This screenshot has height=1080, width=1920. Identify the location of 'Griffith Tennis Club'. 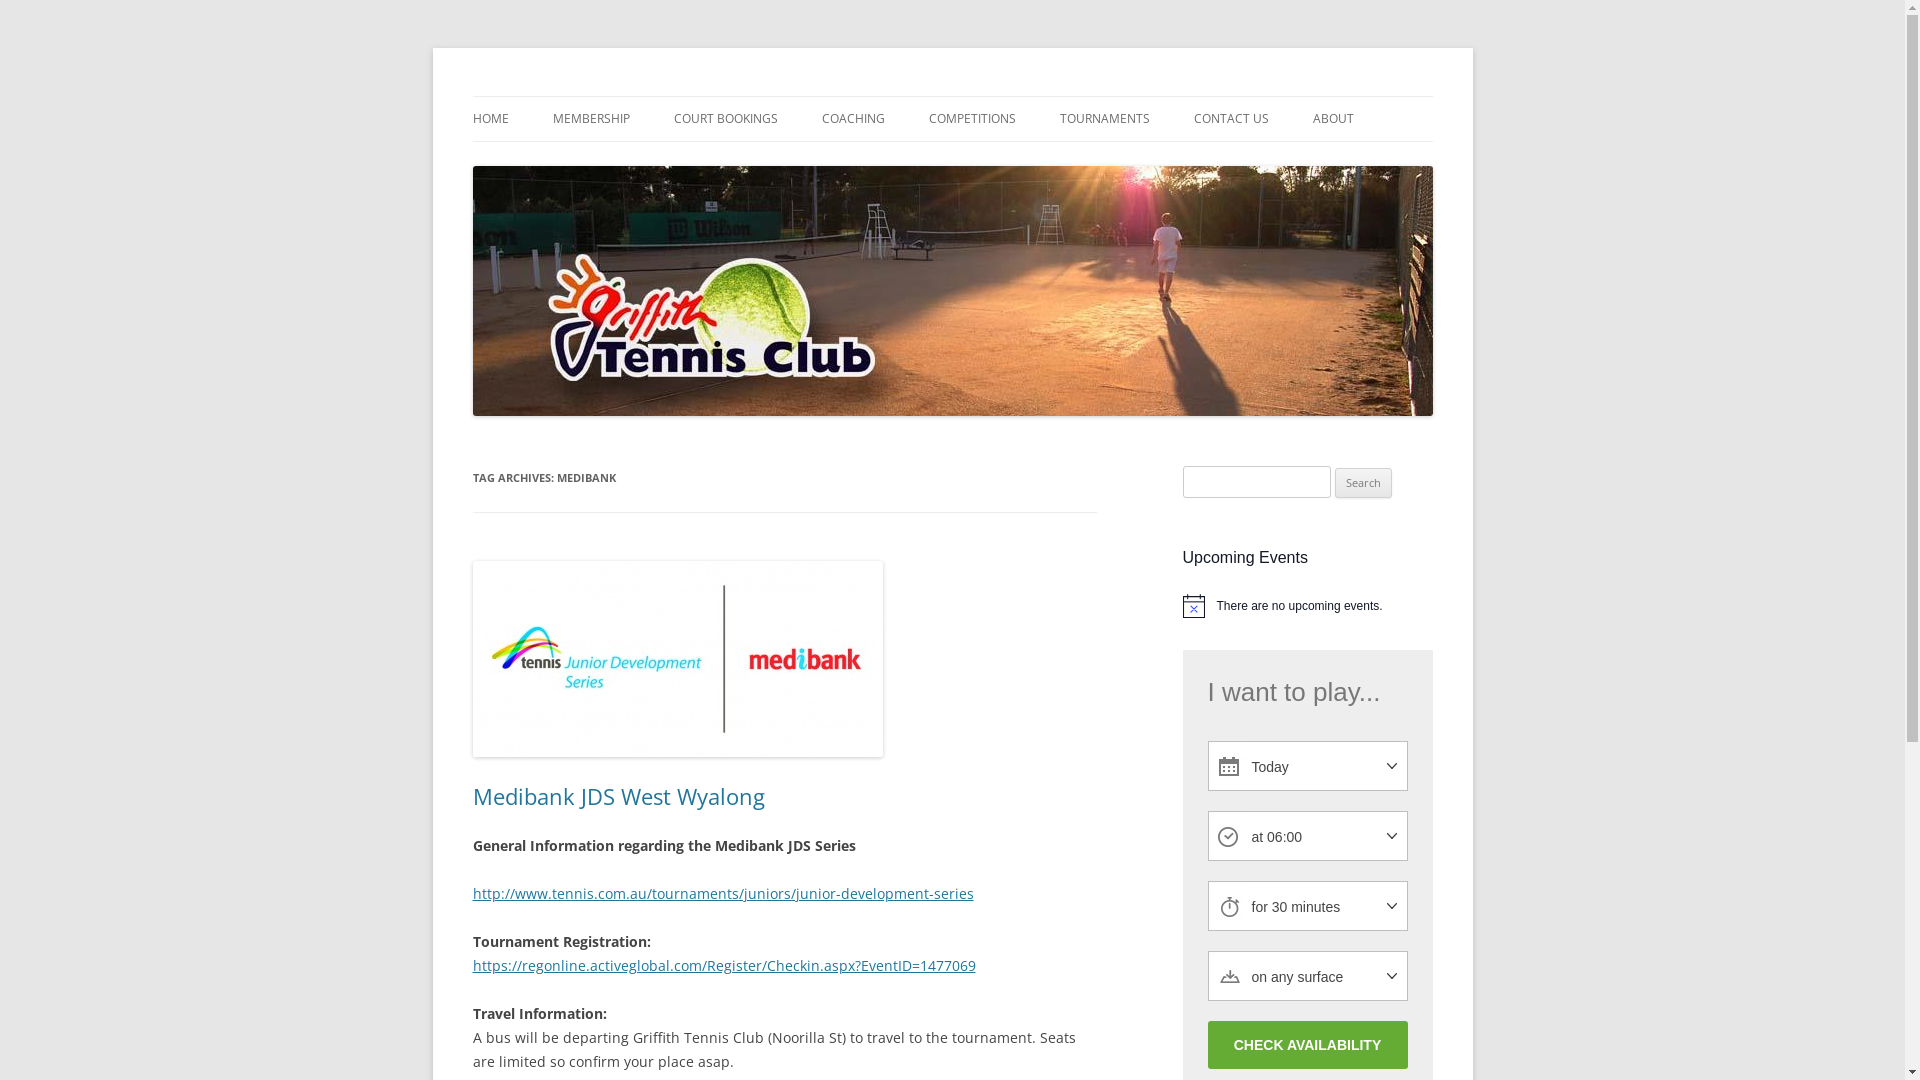
(597, 96).